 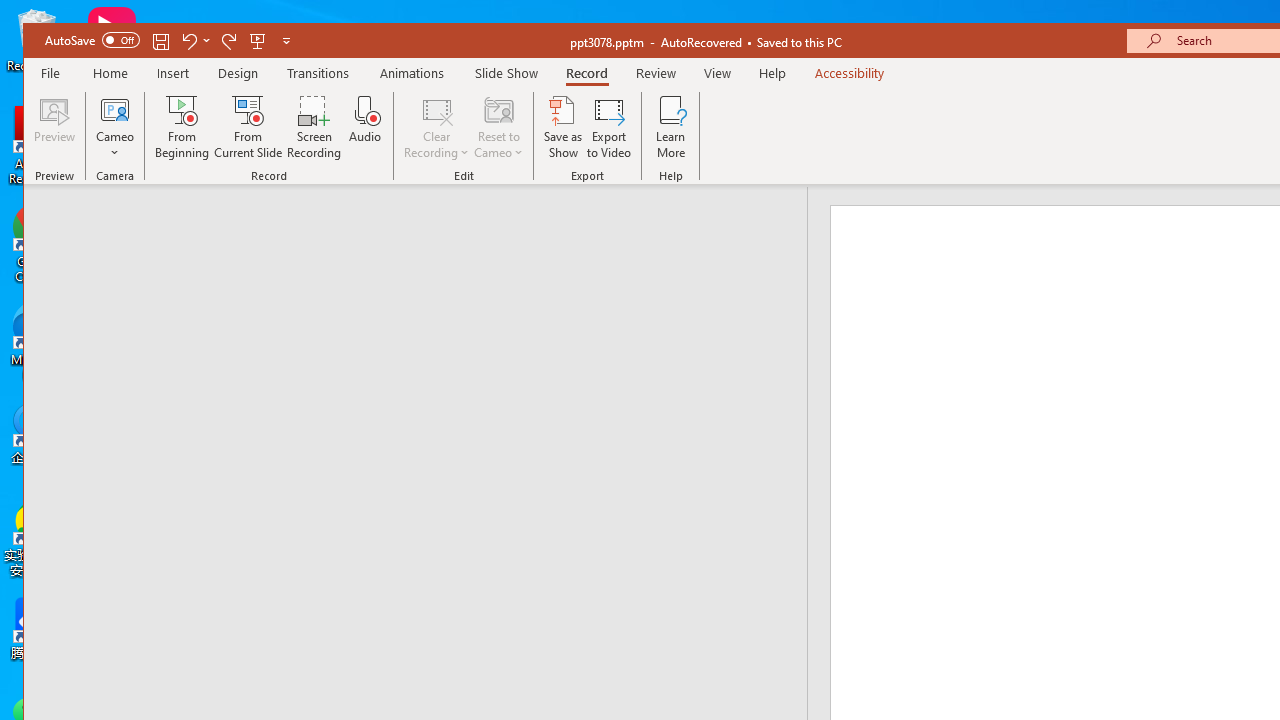 I want to click on 'Export to Video', so click(x=608, y=127).